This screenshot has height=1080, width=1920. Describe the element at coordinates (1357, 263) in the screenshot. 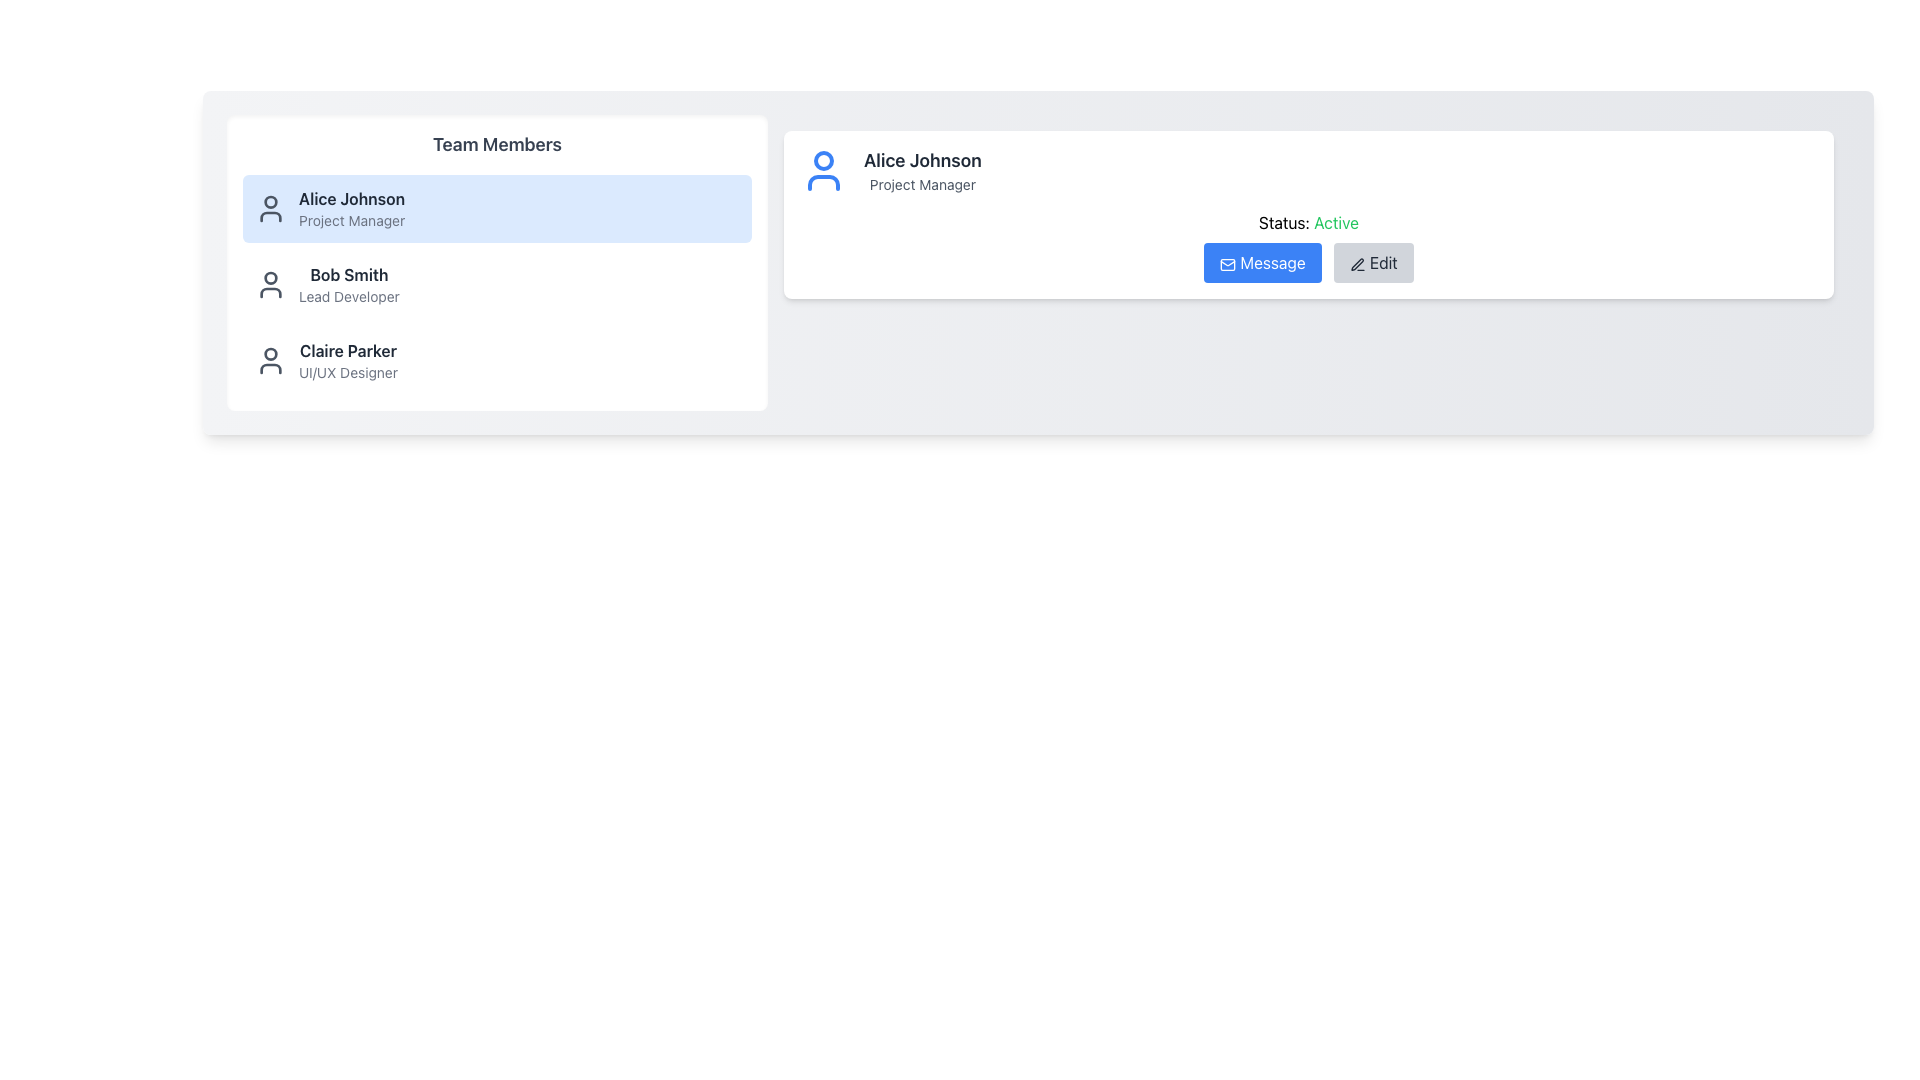

I see `the 'Edit' button which contains the icon that signifies the editing functionality, located on the right-hand side of the user profile information section` at that location.